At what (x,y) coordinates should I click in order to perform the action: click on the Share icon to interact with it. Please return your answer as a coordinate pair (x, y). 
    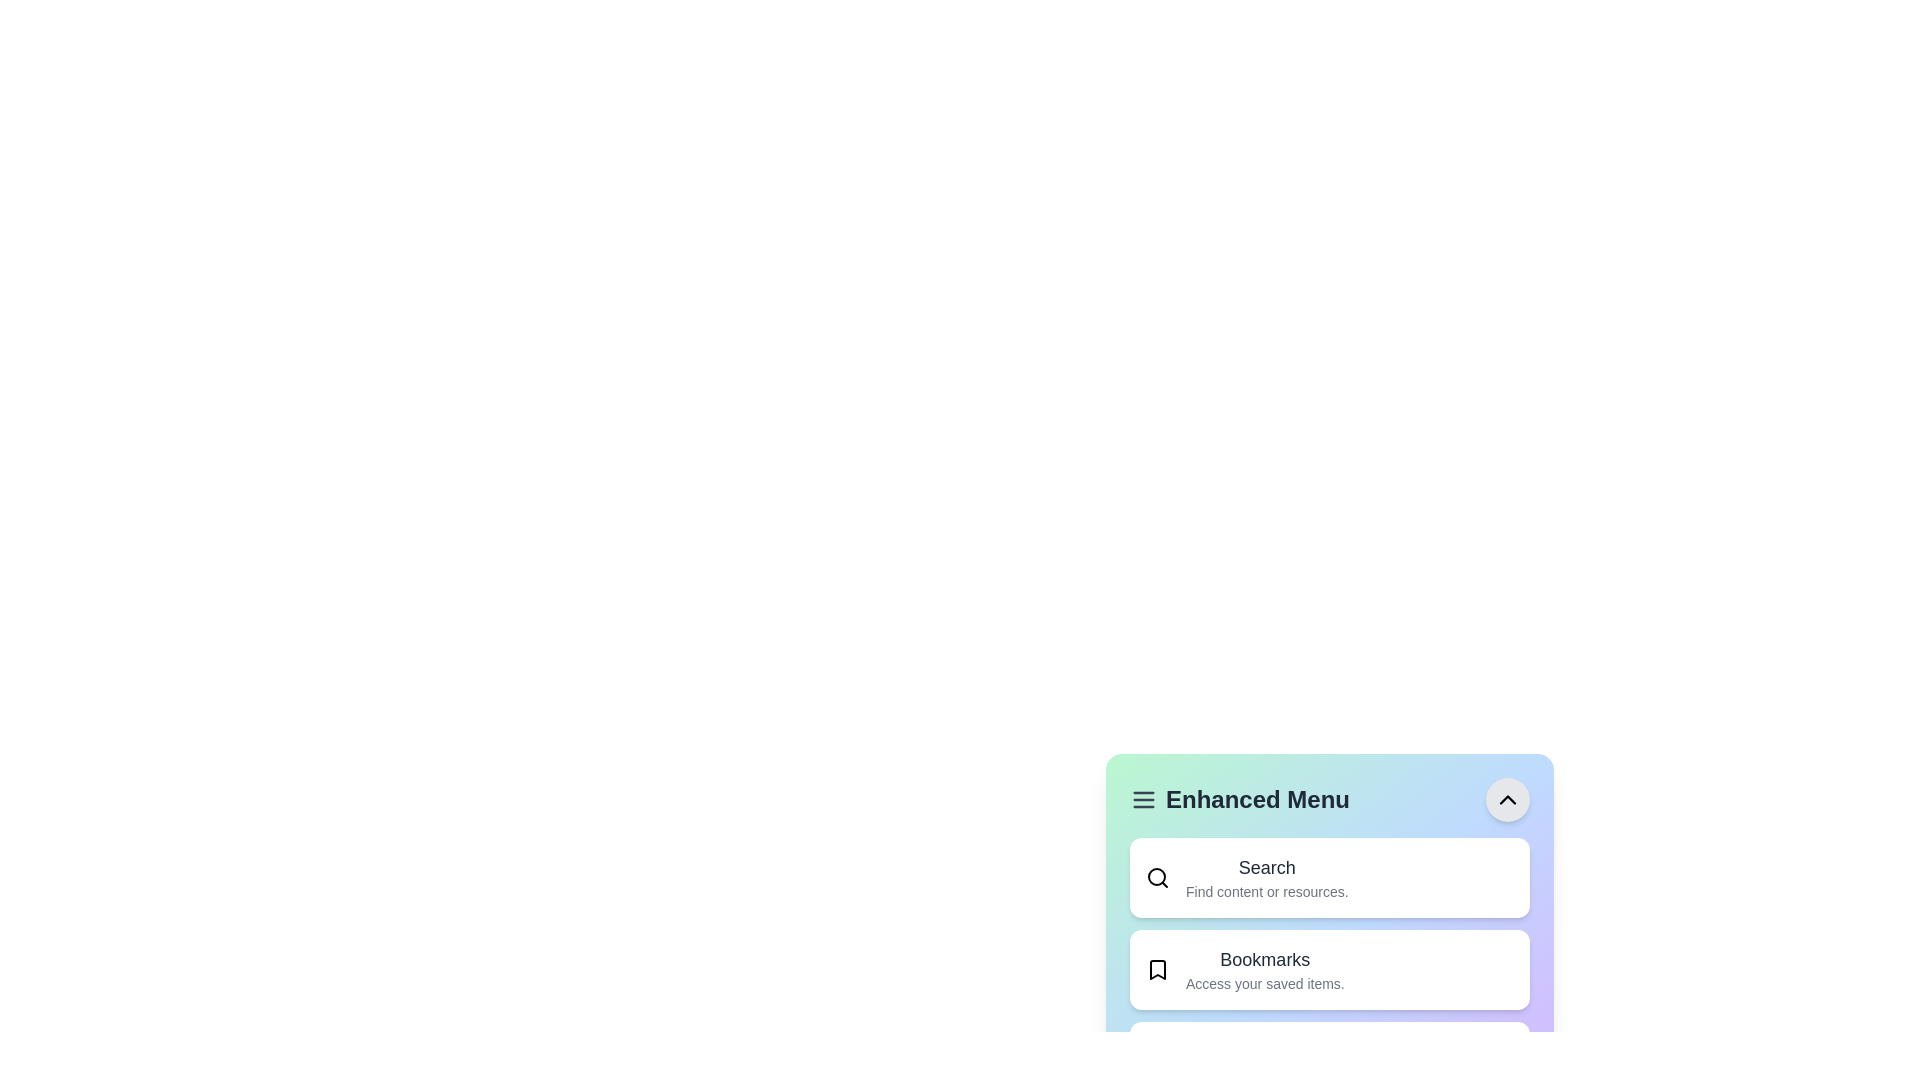
    Looking at the image, I should click on (1157, 1060).